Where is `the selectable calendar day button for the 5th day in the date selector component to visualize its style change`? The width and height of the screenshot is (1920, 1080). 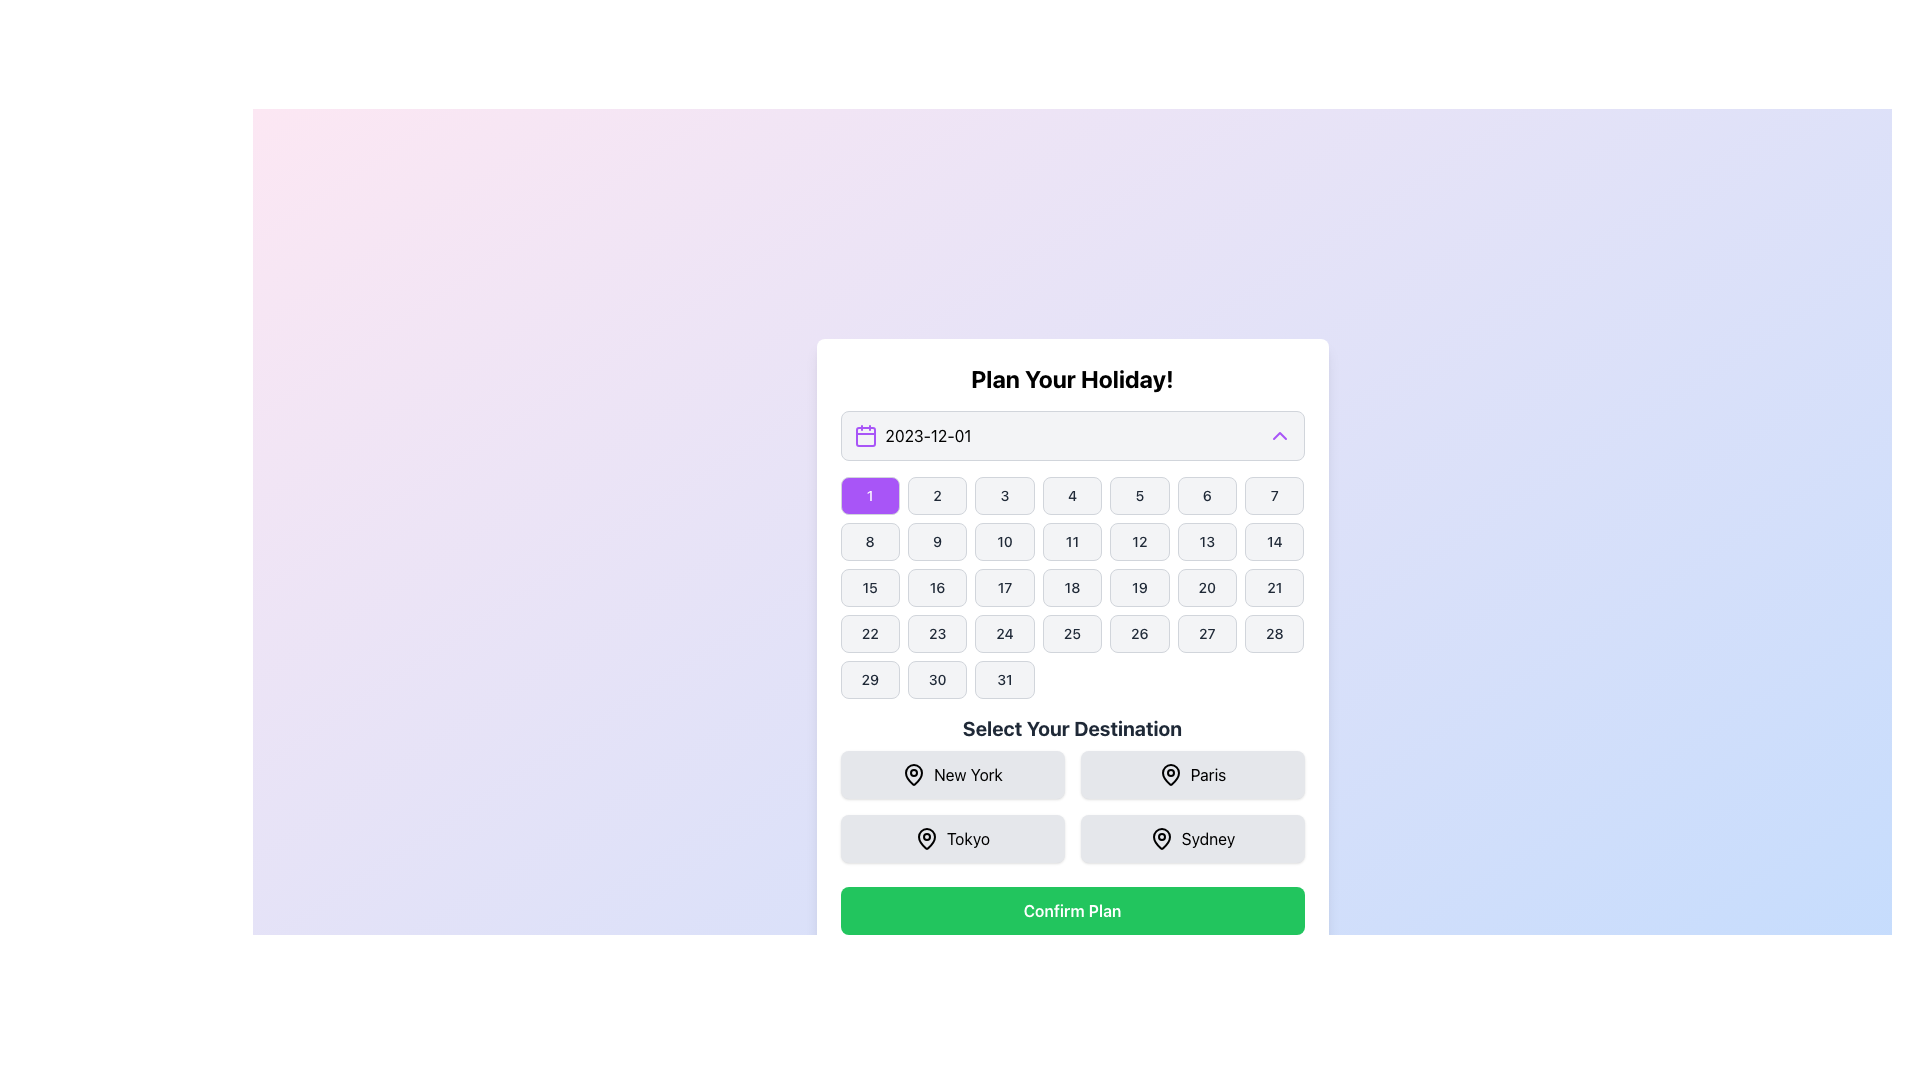 the selectable calendar day button for the 5th day in the date selector component to visualize its style change is located at coordinates (1139, 495).